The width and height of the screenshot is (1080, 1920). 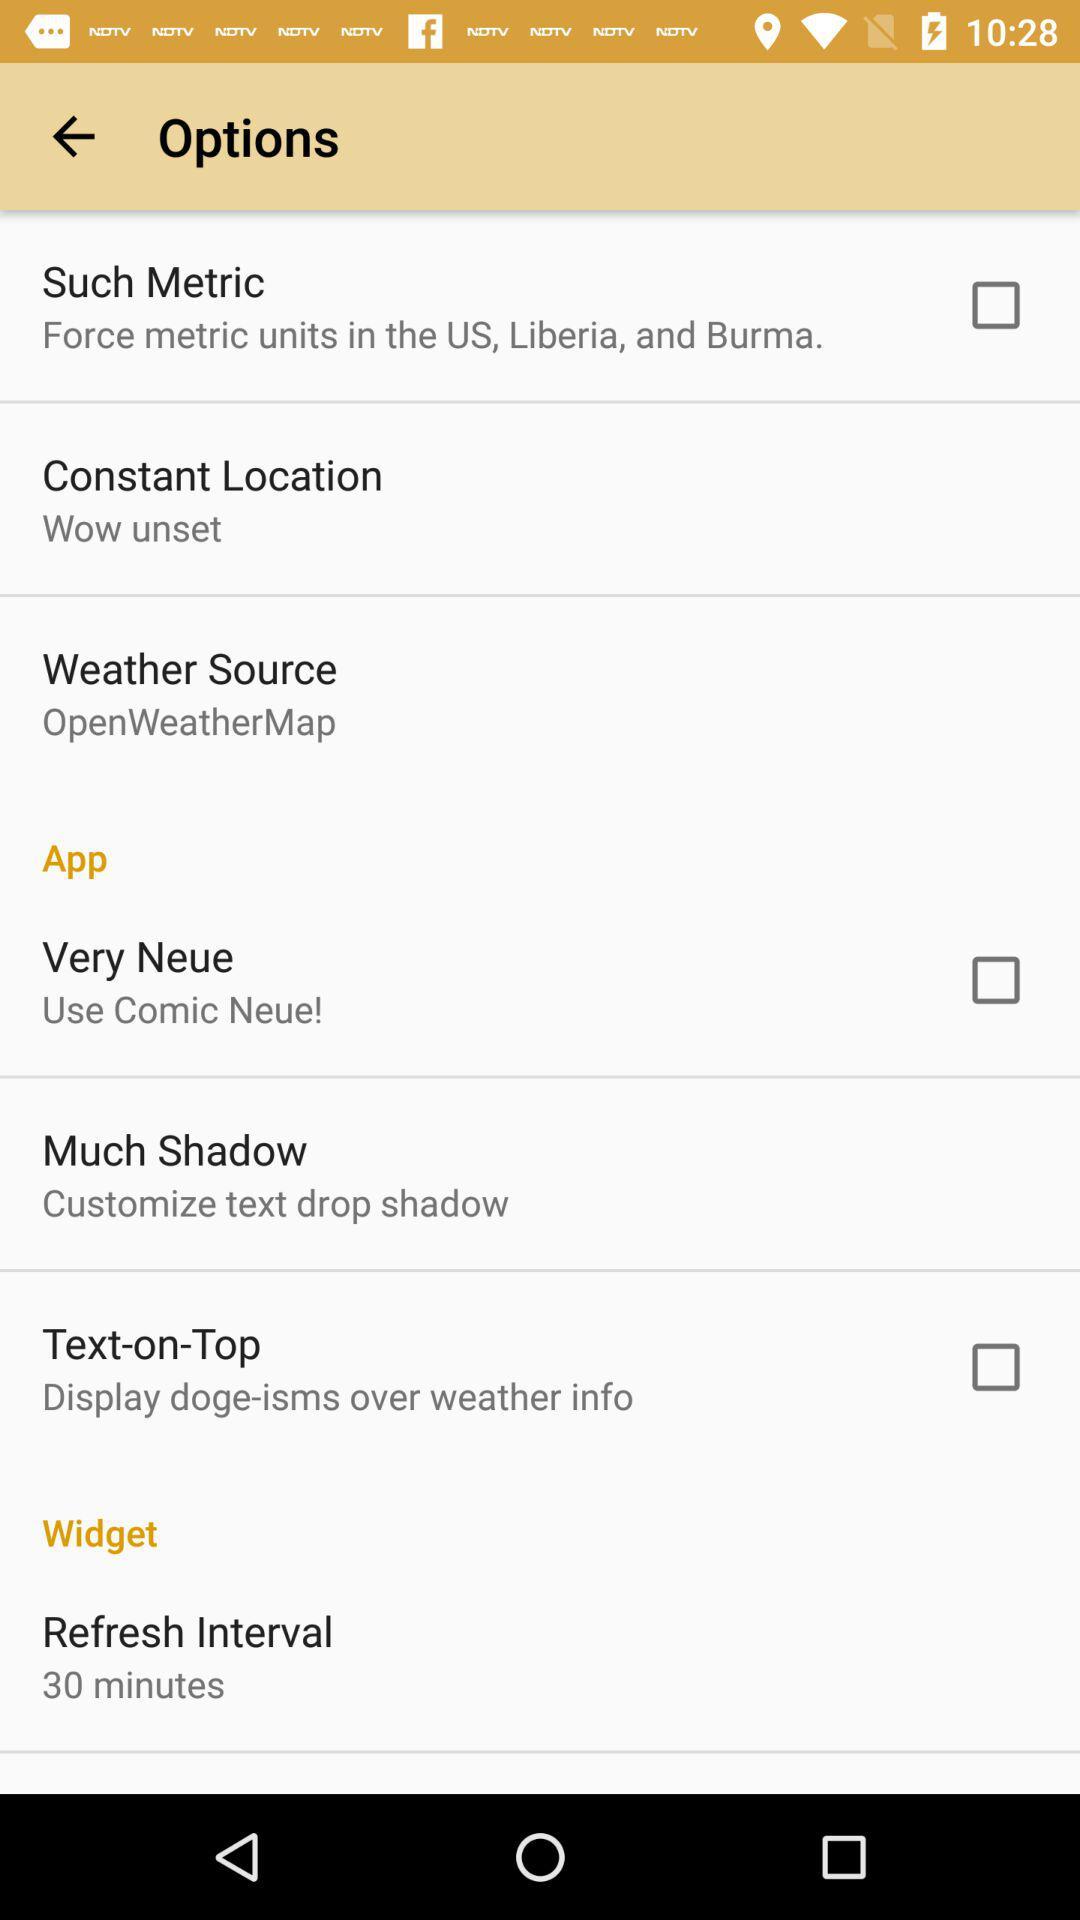 I want to click on the force metric units app, so click(x=432, y=333).